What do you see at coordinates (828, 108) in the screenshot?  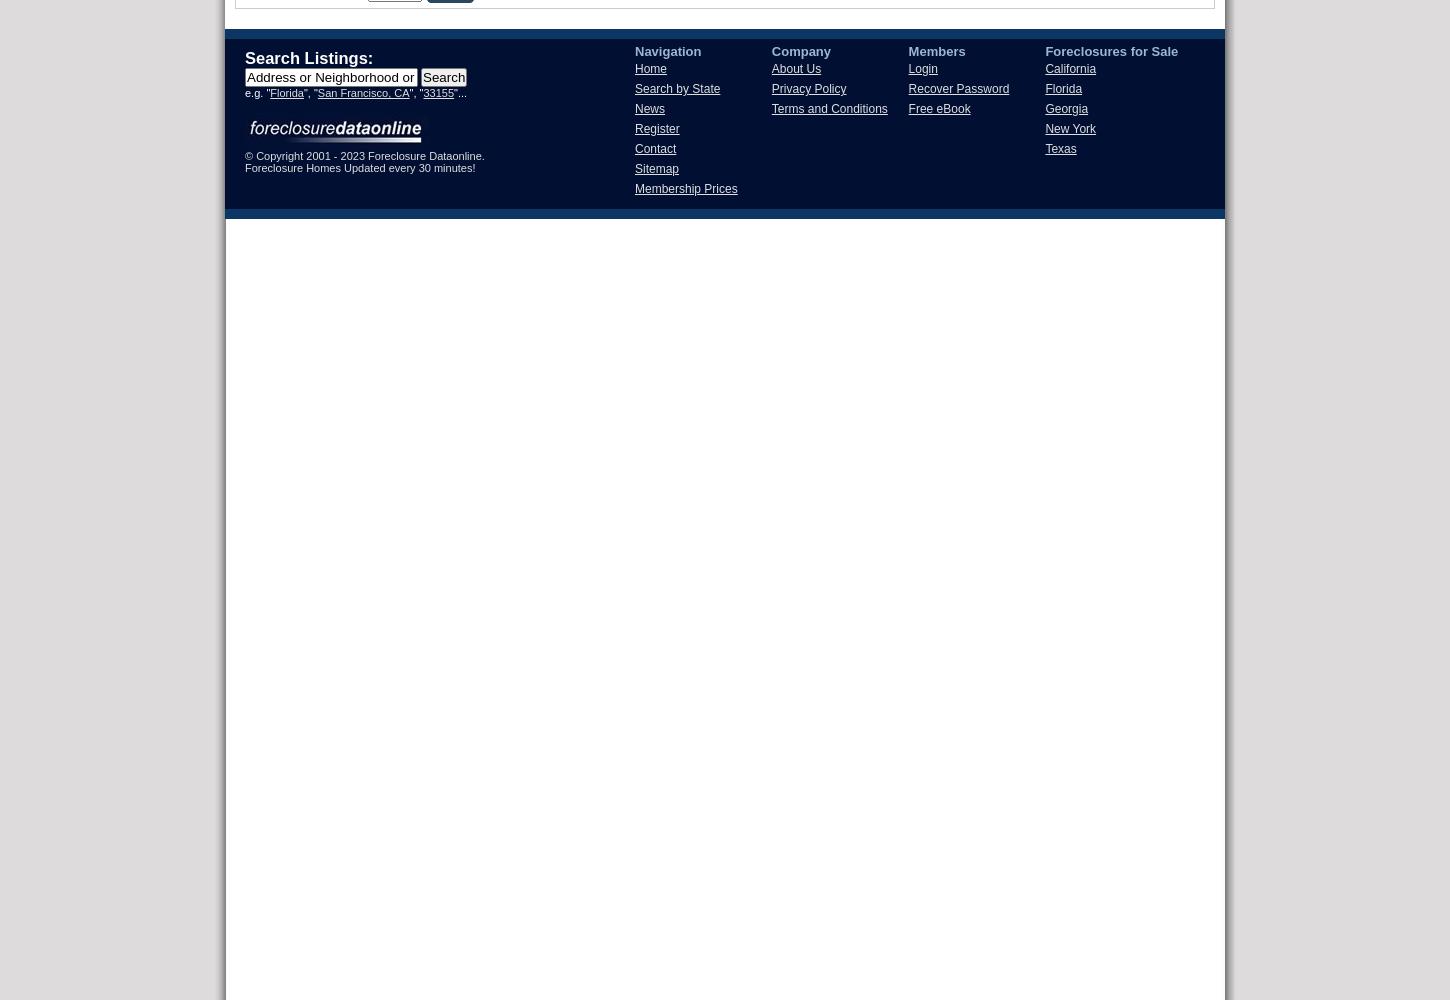 I see `'Terms and Conditions'` at bounding box center [828, 108].